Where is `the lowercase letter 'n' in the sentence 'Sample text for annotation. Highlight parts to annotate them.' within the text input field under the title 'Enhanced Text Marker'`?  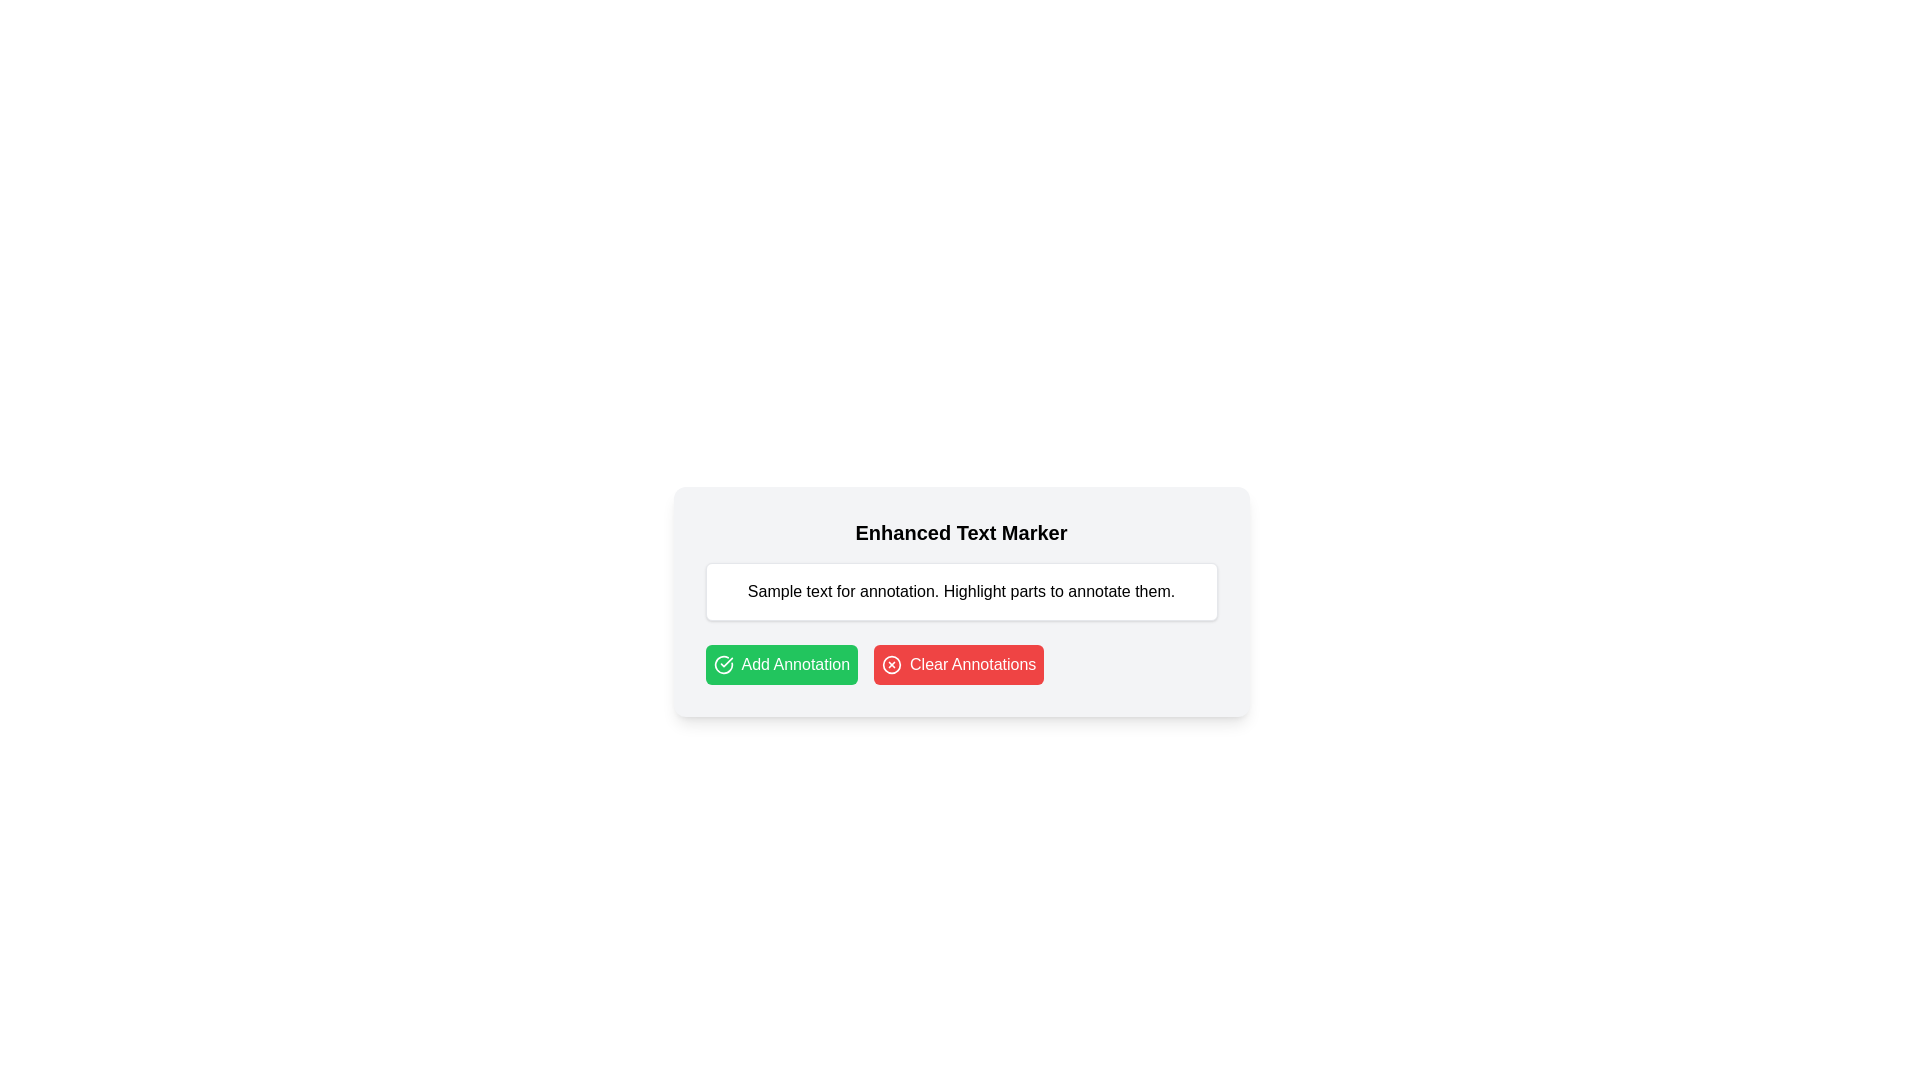
the lowercase letter 'n' in the sentence 'Sample text for annotation. Highlight parts to annotate them.' within the text input field under the title 'Enhanced Text Marker' is located at coordinates (929, 590).